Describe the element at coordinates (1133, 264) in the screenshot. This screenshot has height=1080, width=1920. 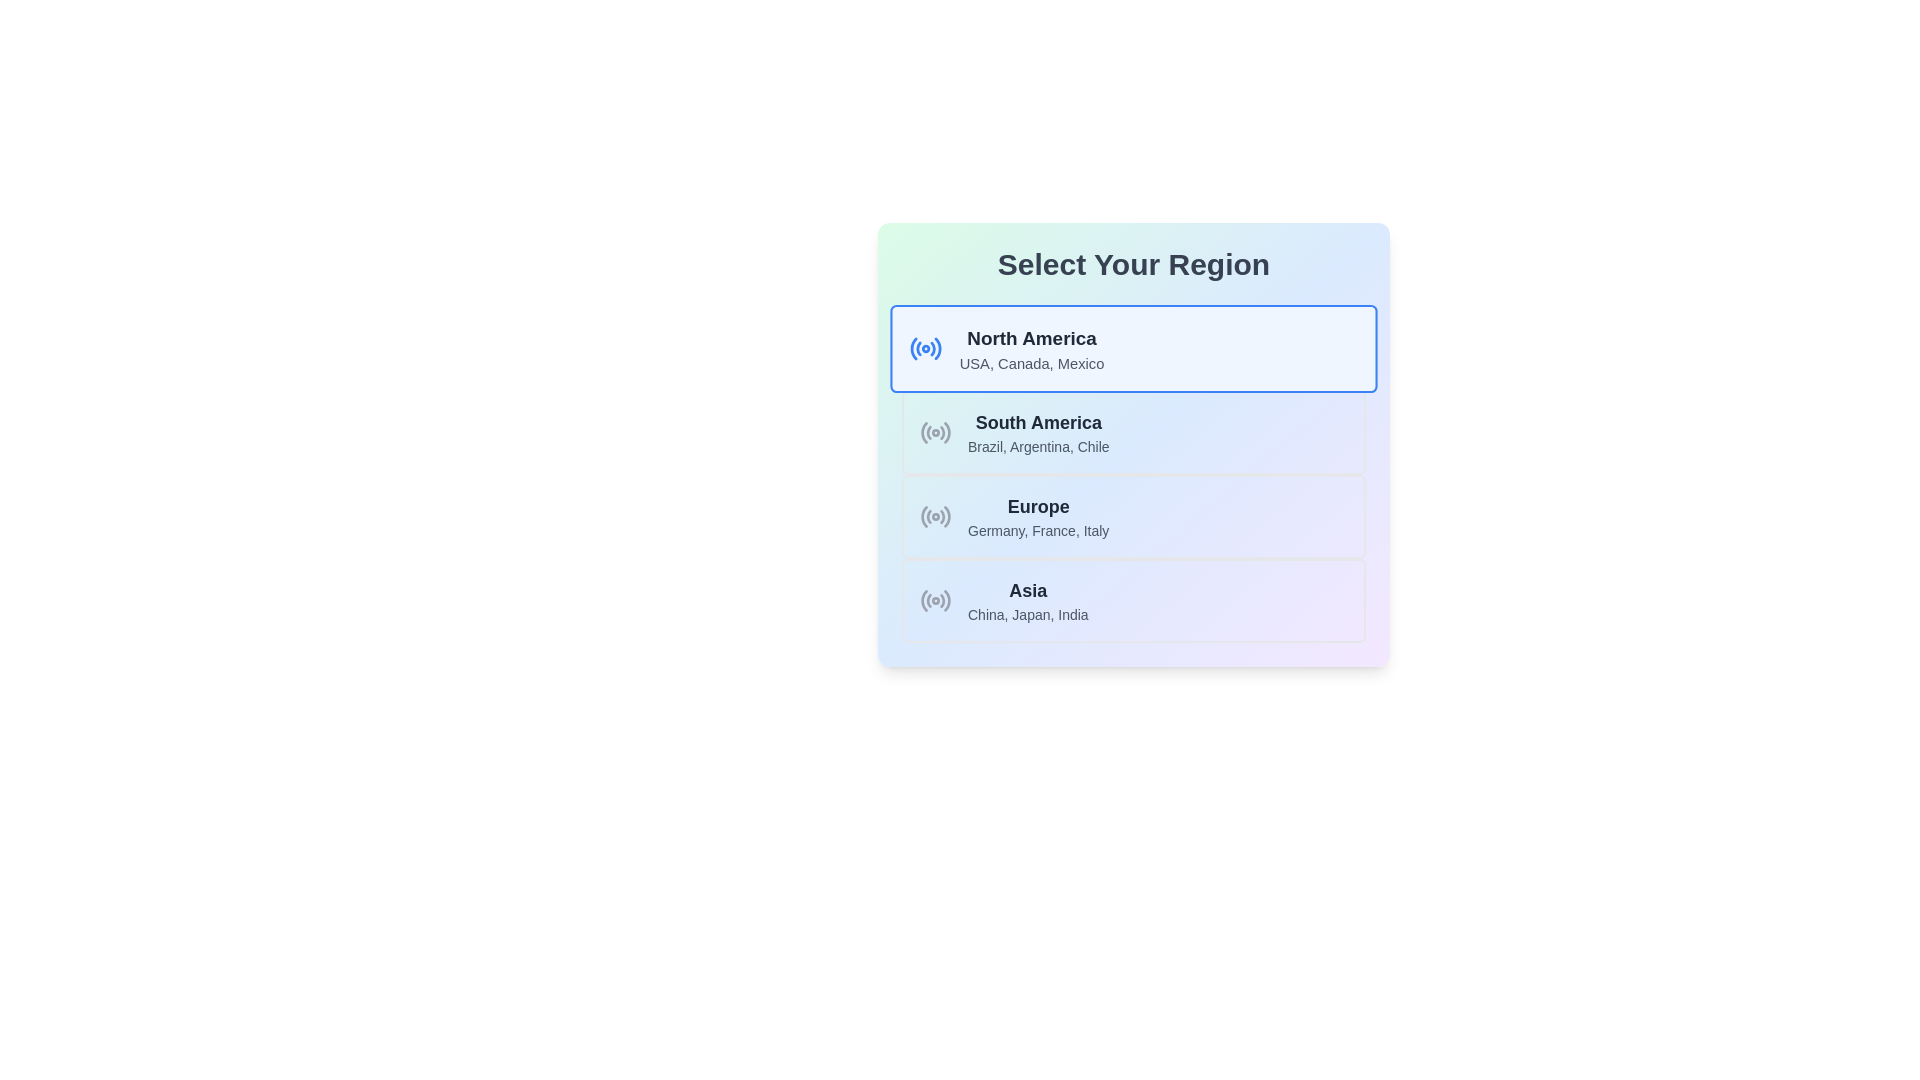
I see `the Heading element that introduces and provides context for the selectable regions below, positioned at the topmost location above 'North America' and 'South America'` at that location.